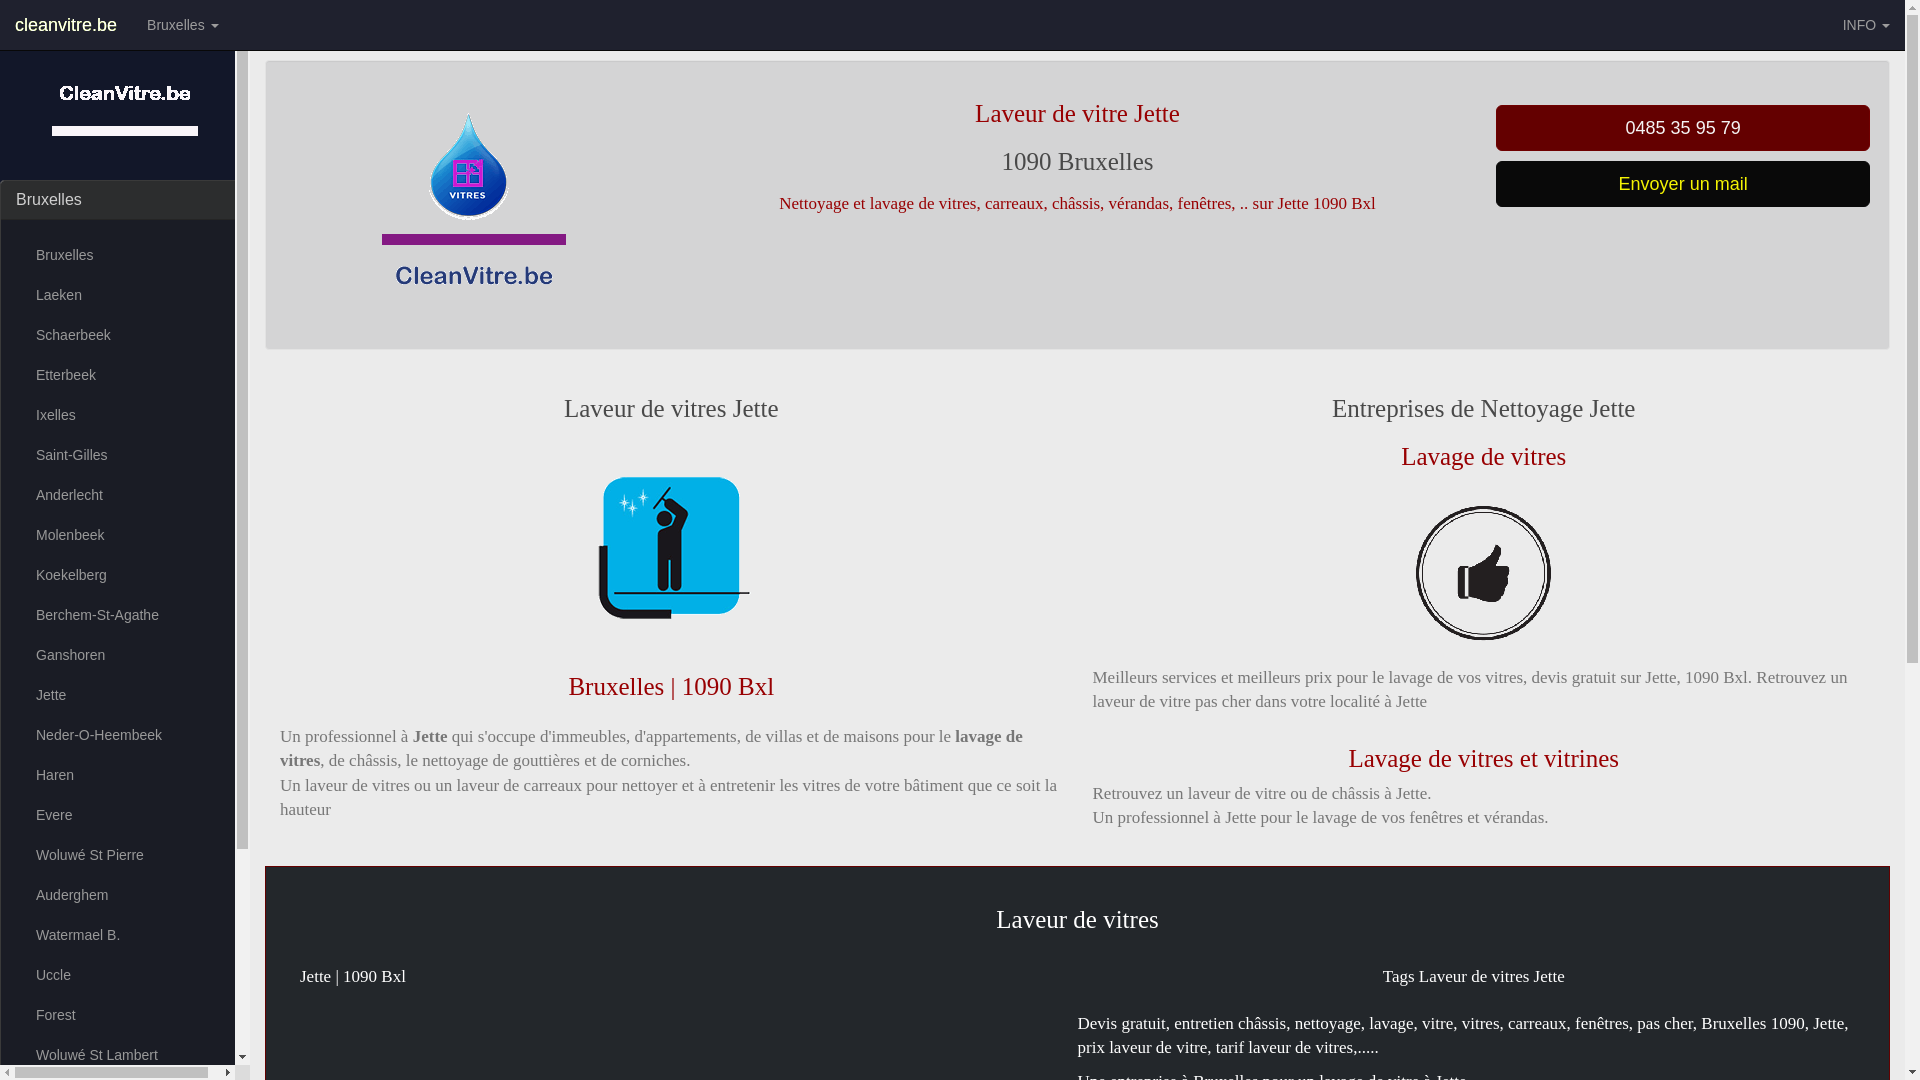  Describe the element at coordinates (123, 893) in the screenshot. I see `'Auderghem'` at that location.